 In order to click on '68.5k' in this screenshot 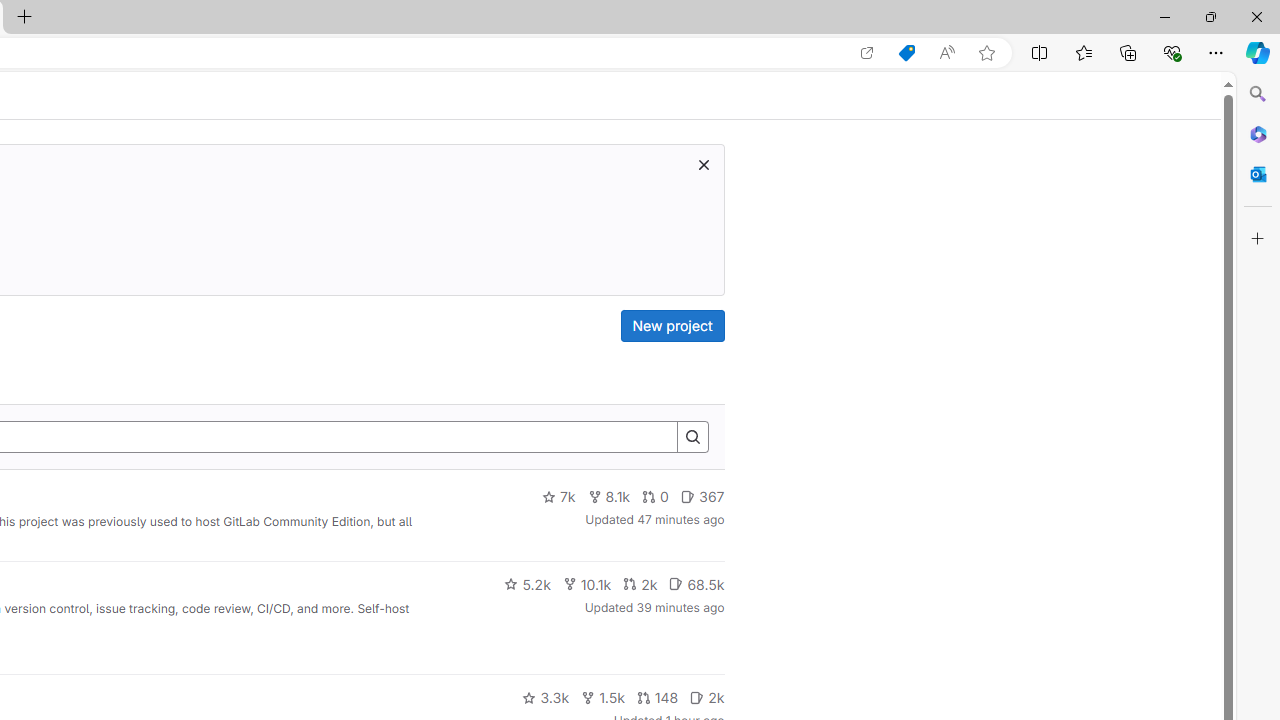, I will do `click(696, 583)`.